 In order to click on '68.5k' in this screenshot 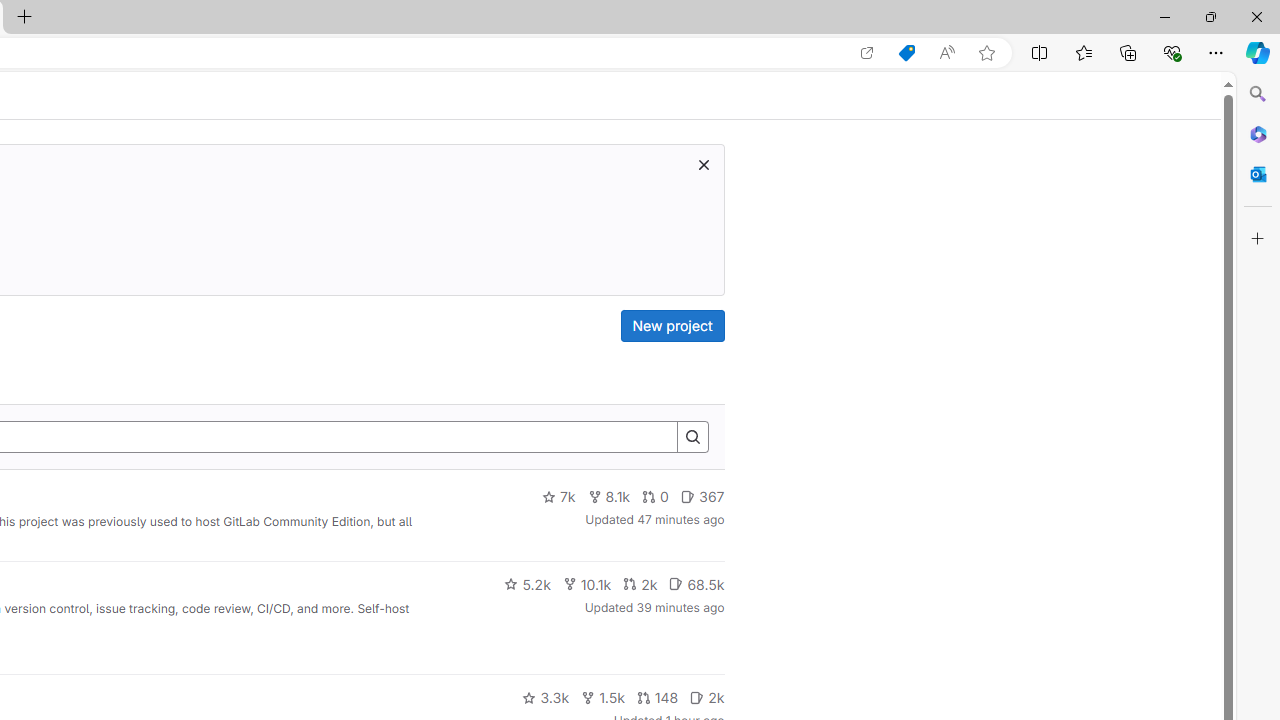, I will do `click(696, 583)`.